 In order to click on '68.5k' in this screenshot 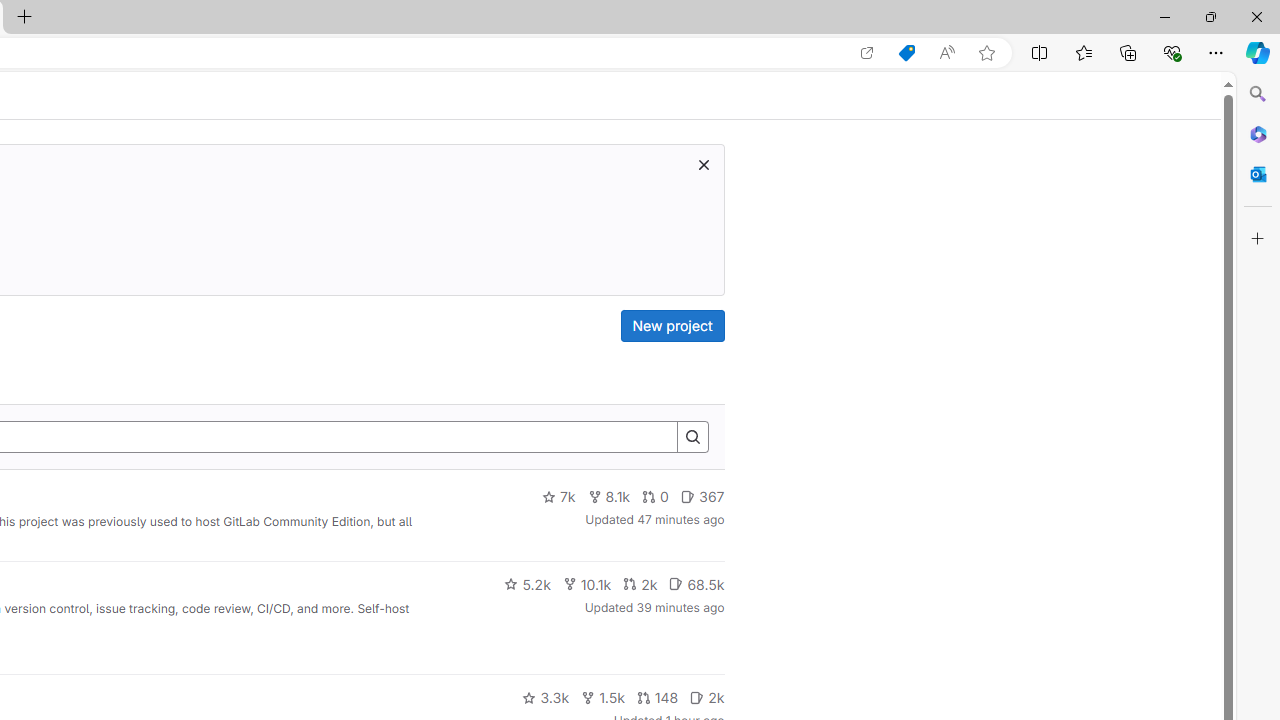, I will do `click(696, 583)`.